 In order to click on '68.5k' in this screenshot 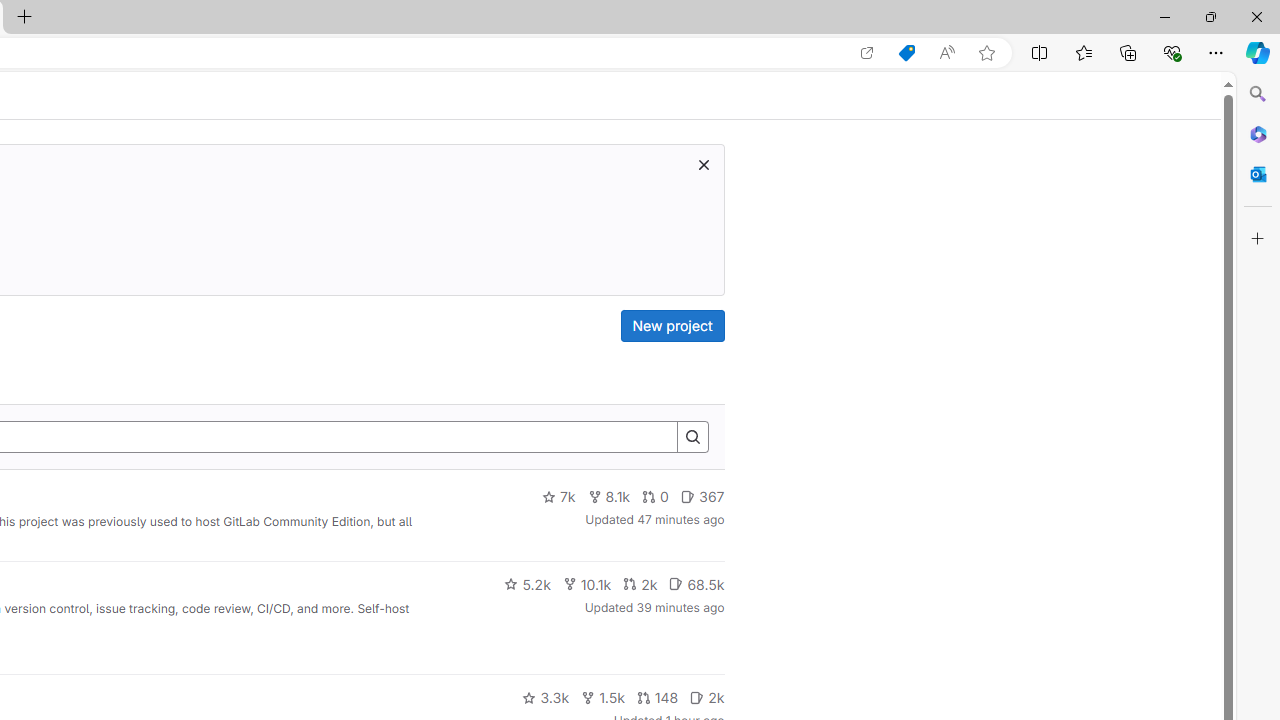, I will do `click(696, 583)`.